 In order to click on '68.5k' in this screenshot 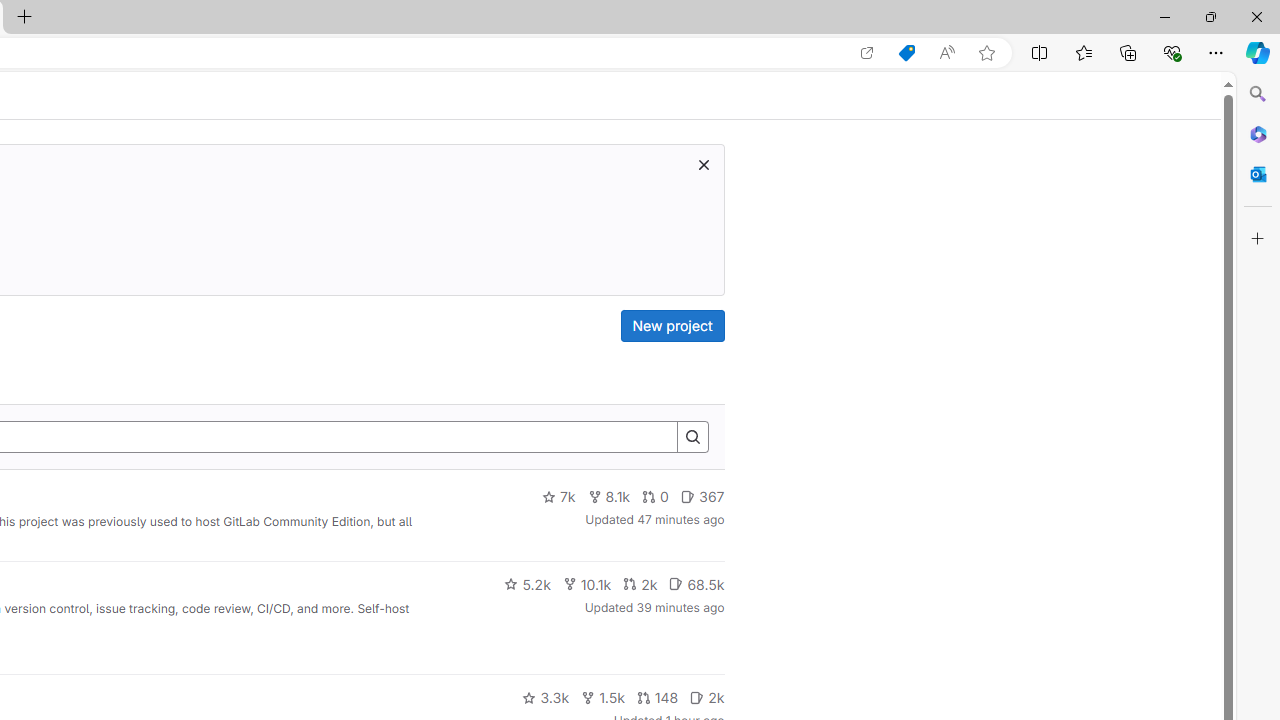, I will do `click(696, 583)`.